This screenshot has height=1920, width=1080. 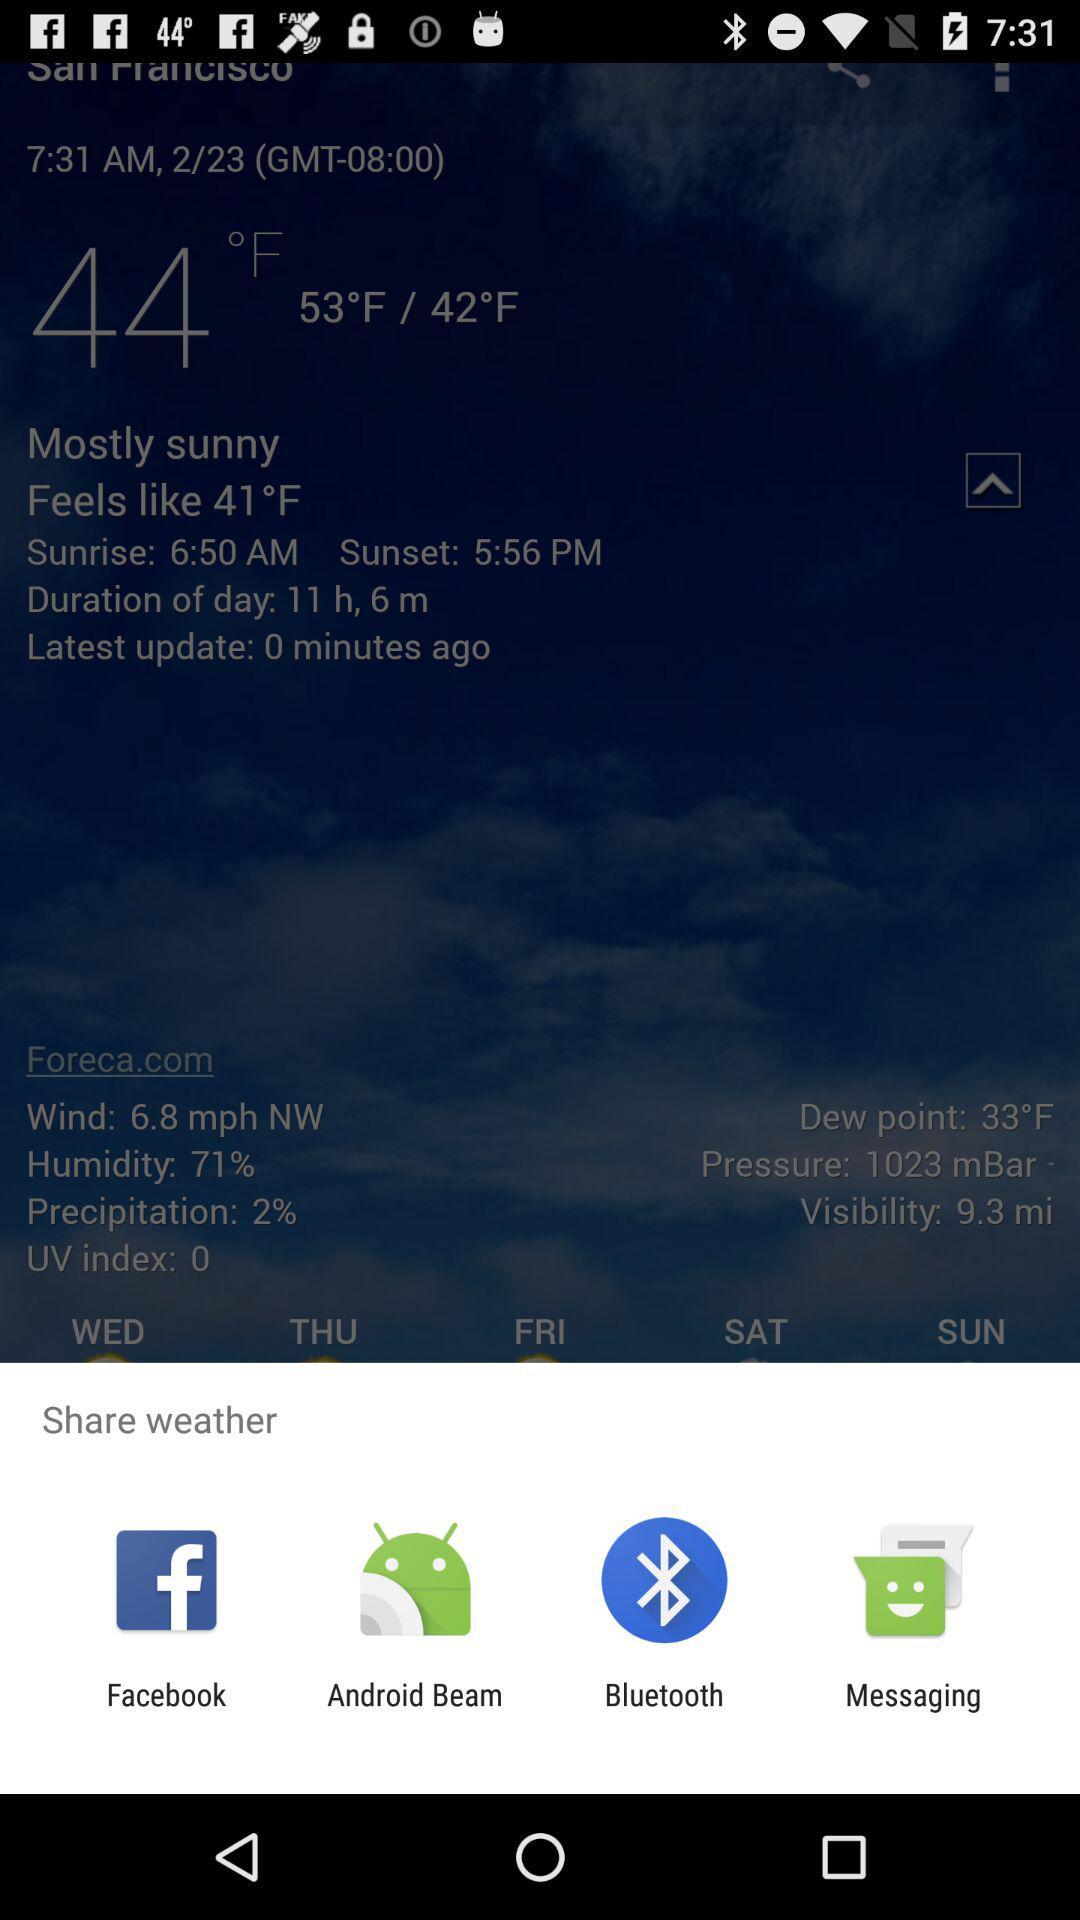 What do you see at coordinates (664, 1711) in the screenshot?
I see `app to the right of android beam item` at bounding box center [664, 1711].